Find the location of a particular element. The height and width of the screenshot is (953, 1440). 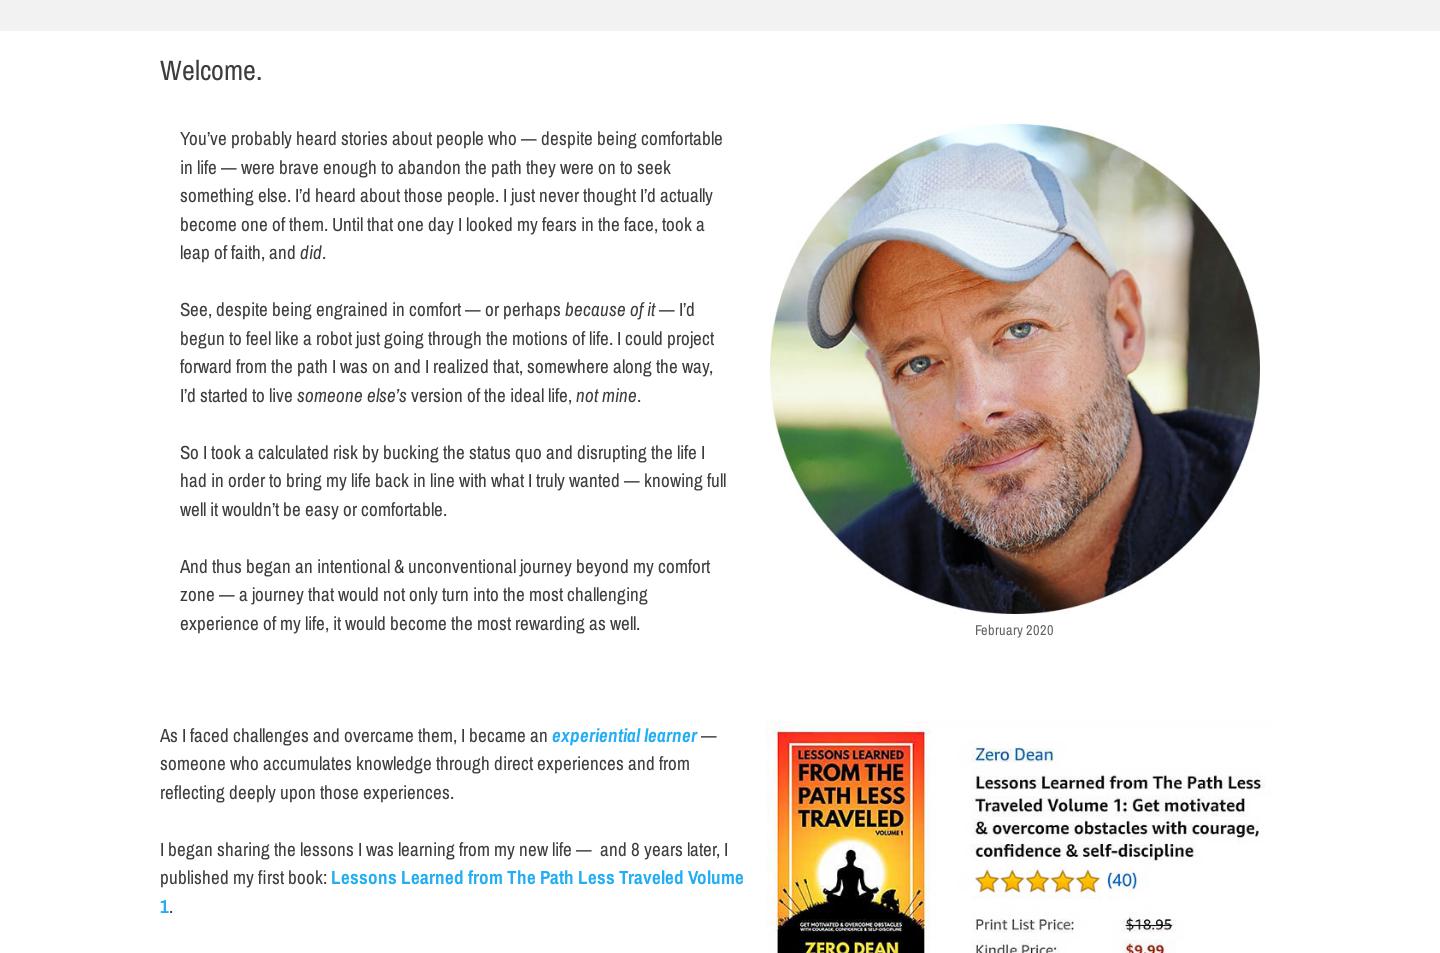

'February 2020' is located at coordinates (1013, 628).